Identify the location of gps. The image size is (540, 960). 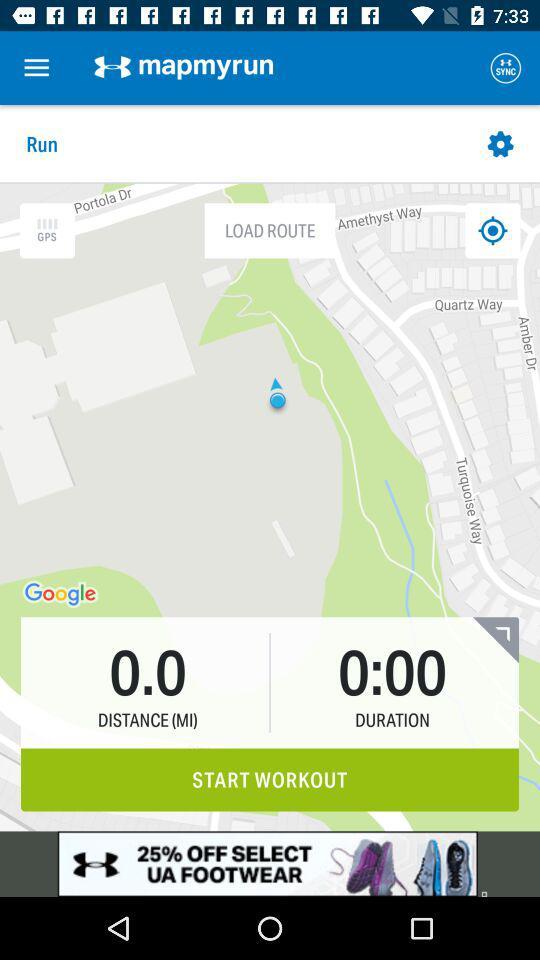
(47, 230).